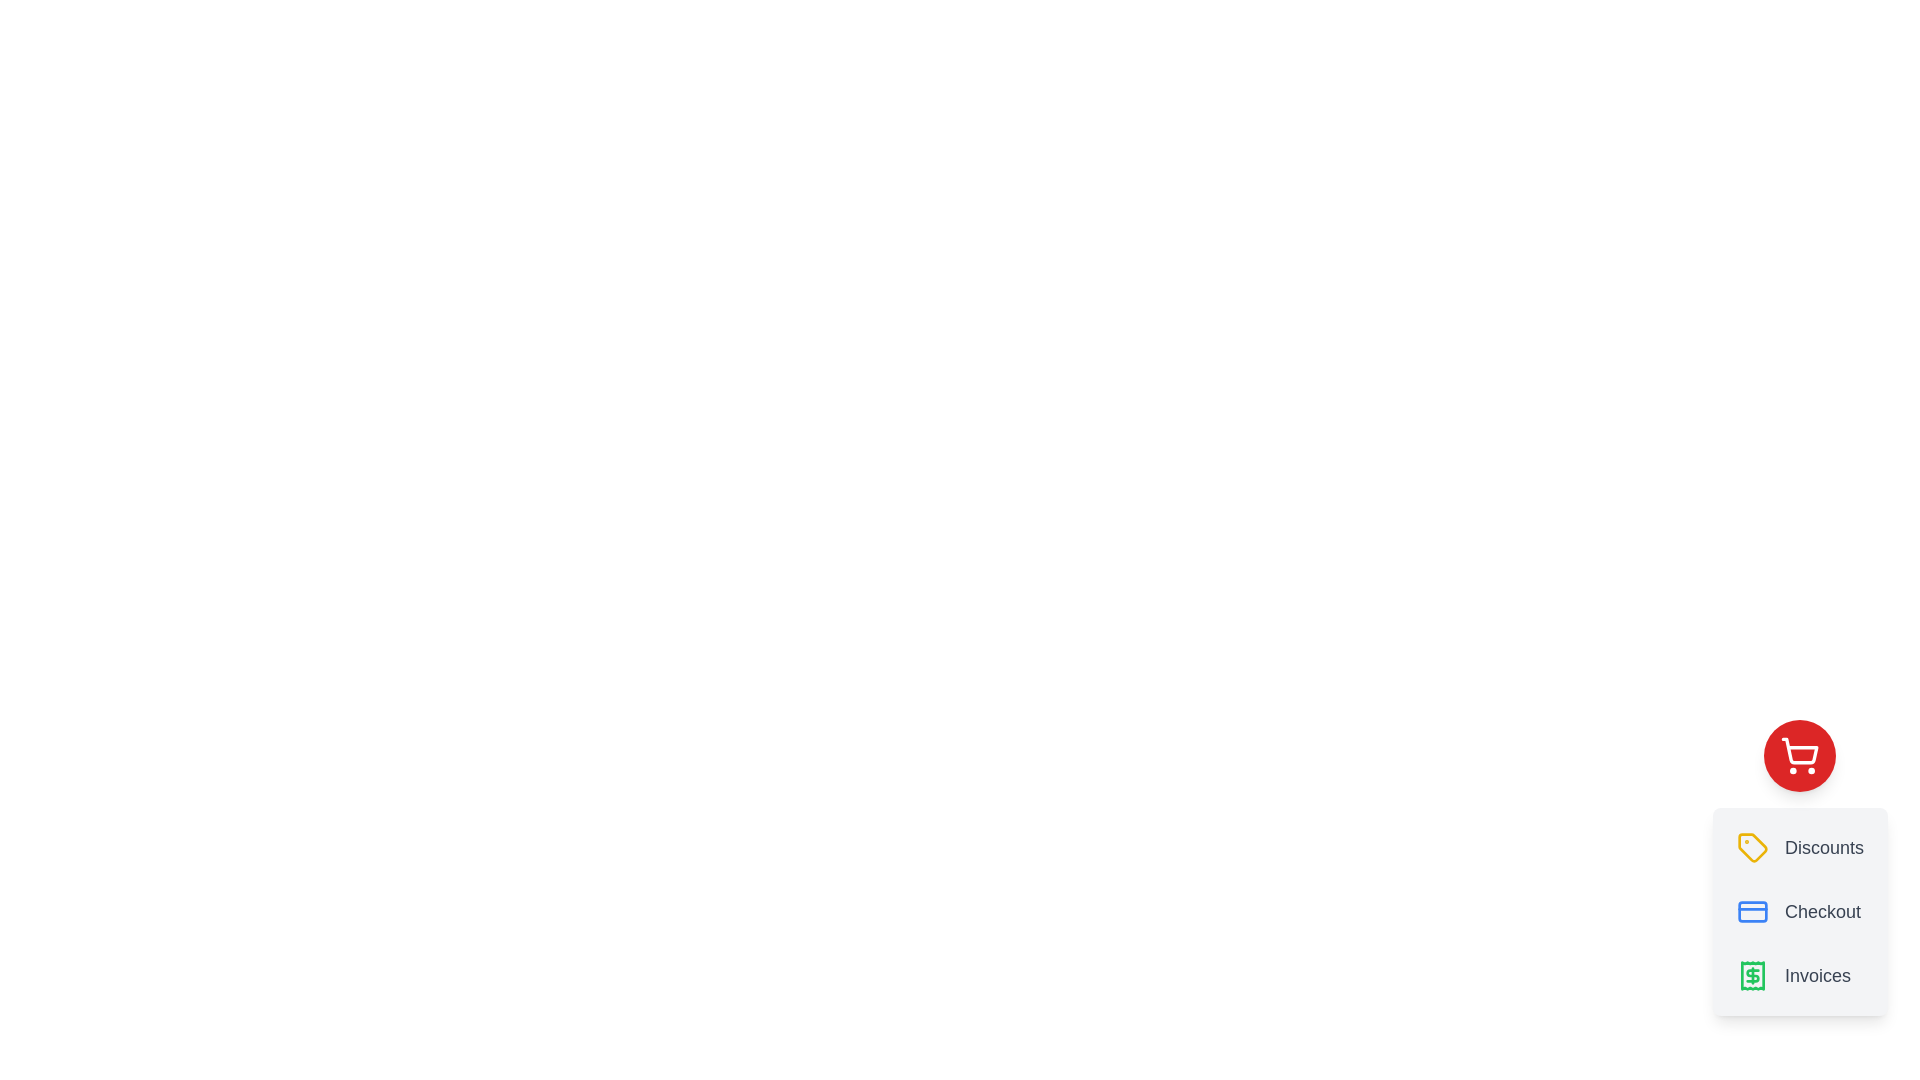  I want to click on the button labeled Invoices to observe its hover effect or tooltip, so click(1800, 974).